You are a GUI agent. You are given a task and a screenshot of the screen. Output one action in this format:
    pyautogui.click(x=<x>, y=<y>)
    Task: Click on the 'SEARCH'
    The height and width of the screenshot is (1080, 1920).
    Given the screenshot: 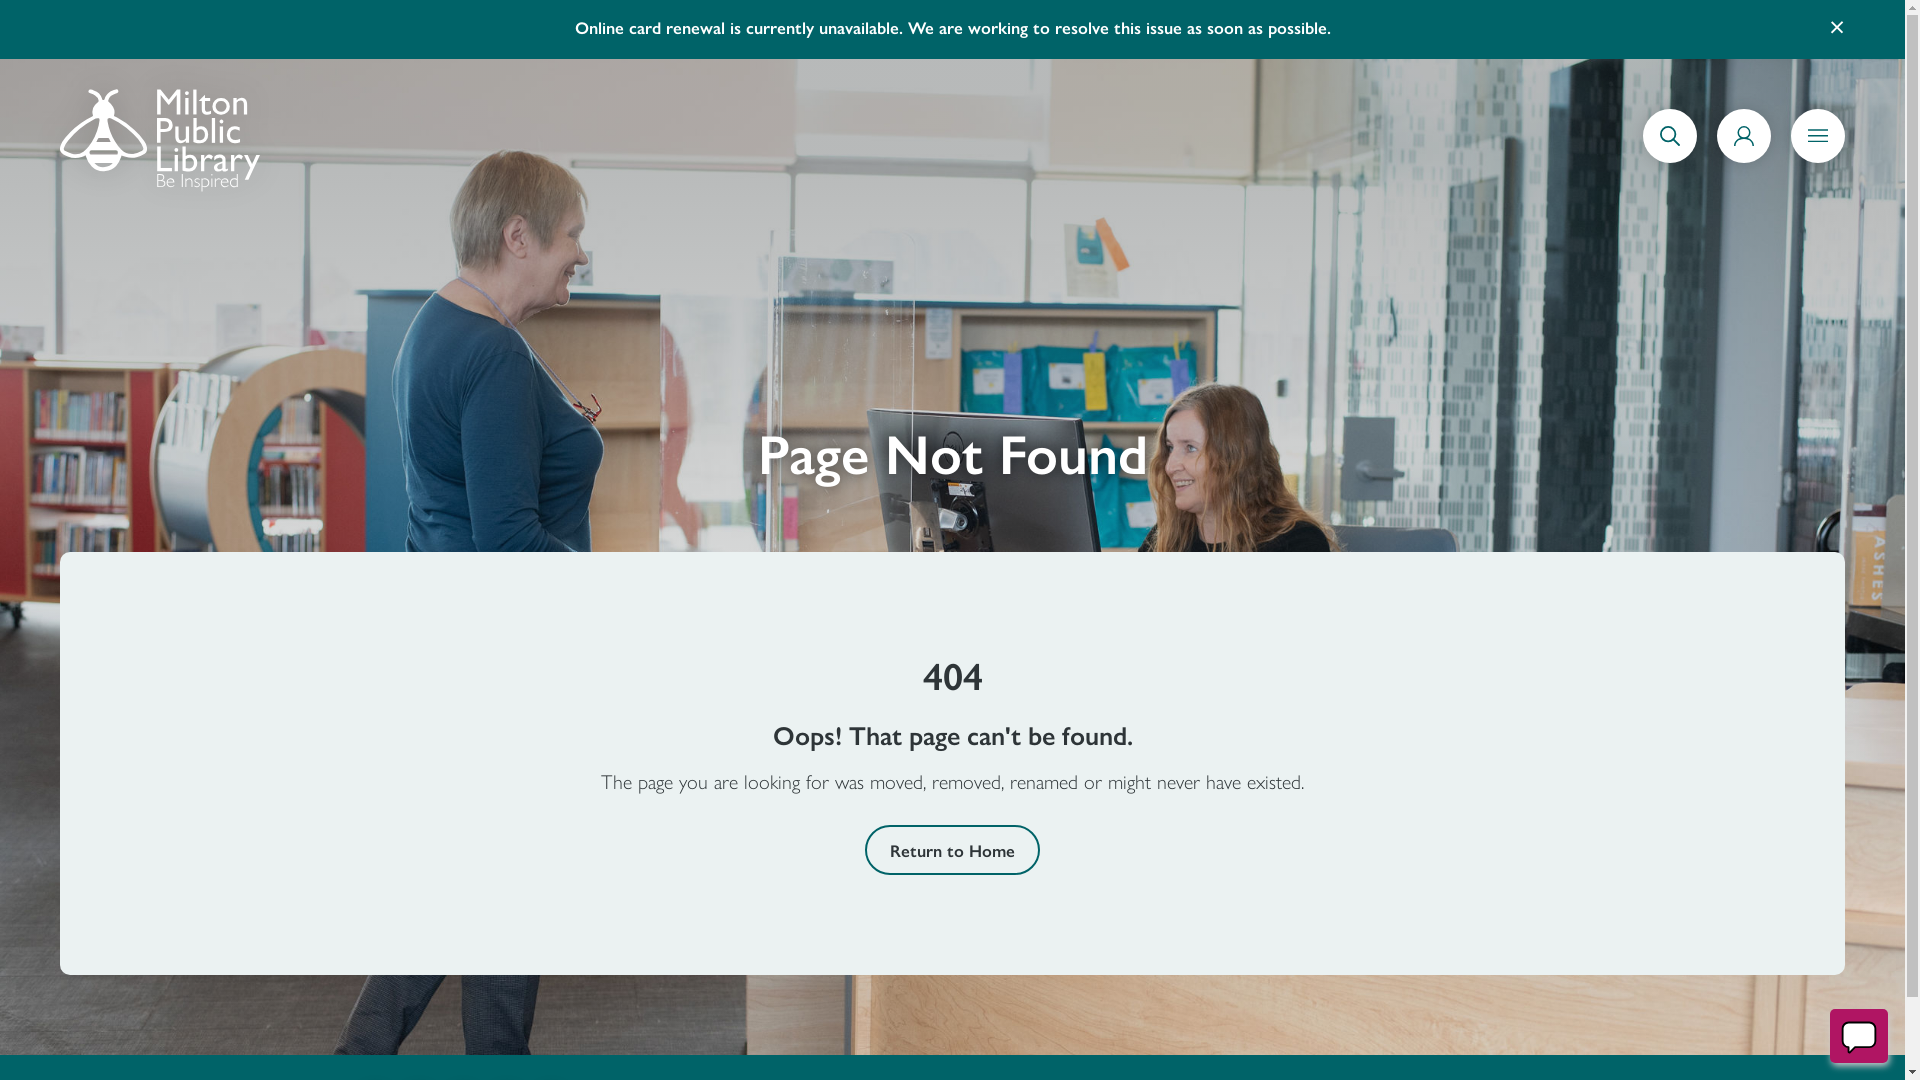 What is the action you would take?
    pyautogui.click(x=1670, y=157)
    